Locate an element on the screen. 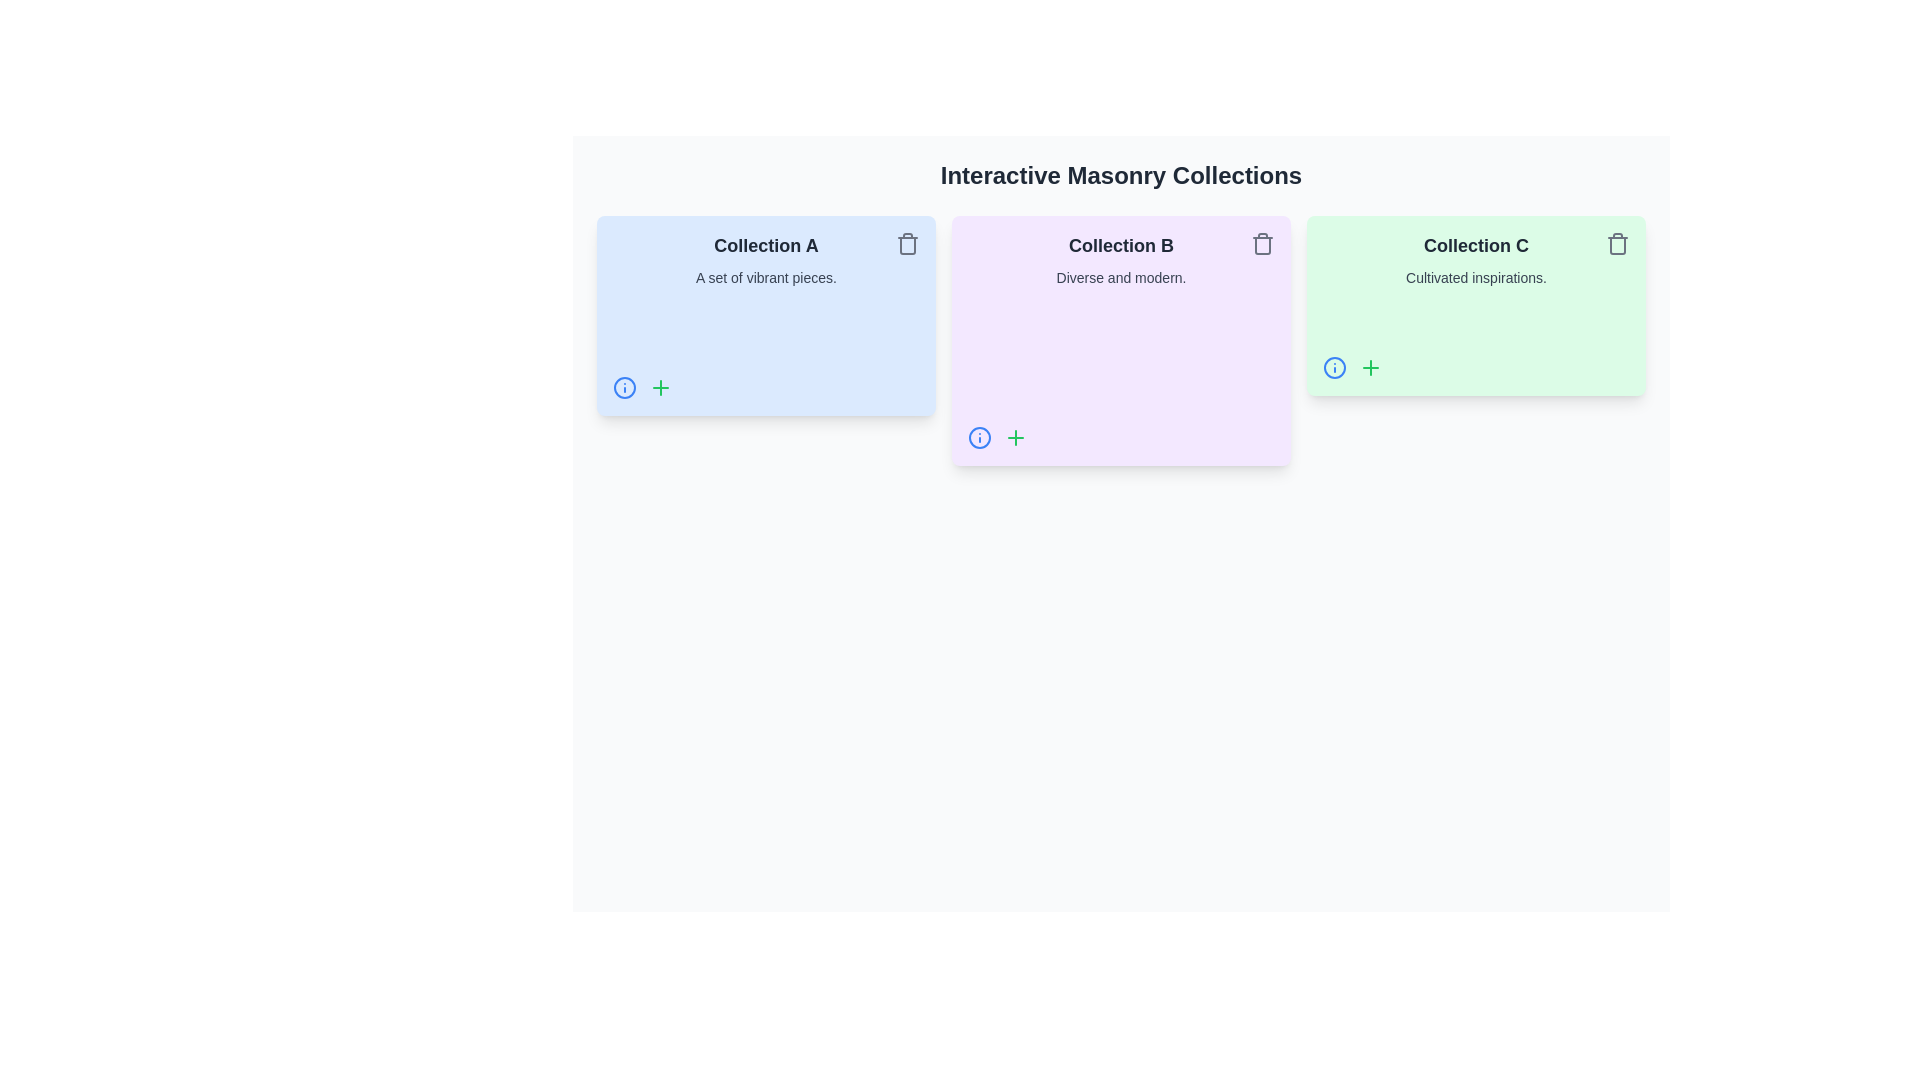 The image size is (1920, 1080). text displayed in the text display element that has a light blue background, containing 'Collection A' in bold and 'A set of vibrant pieces.' in a lighter font is located at coordinates (765, 258).